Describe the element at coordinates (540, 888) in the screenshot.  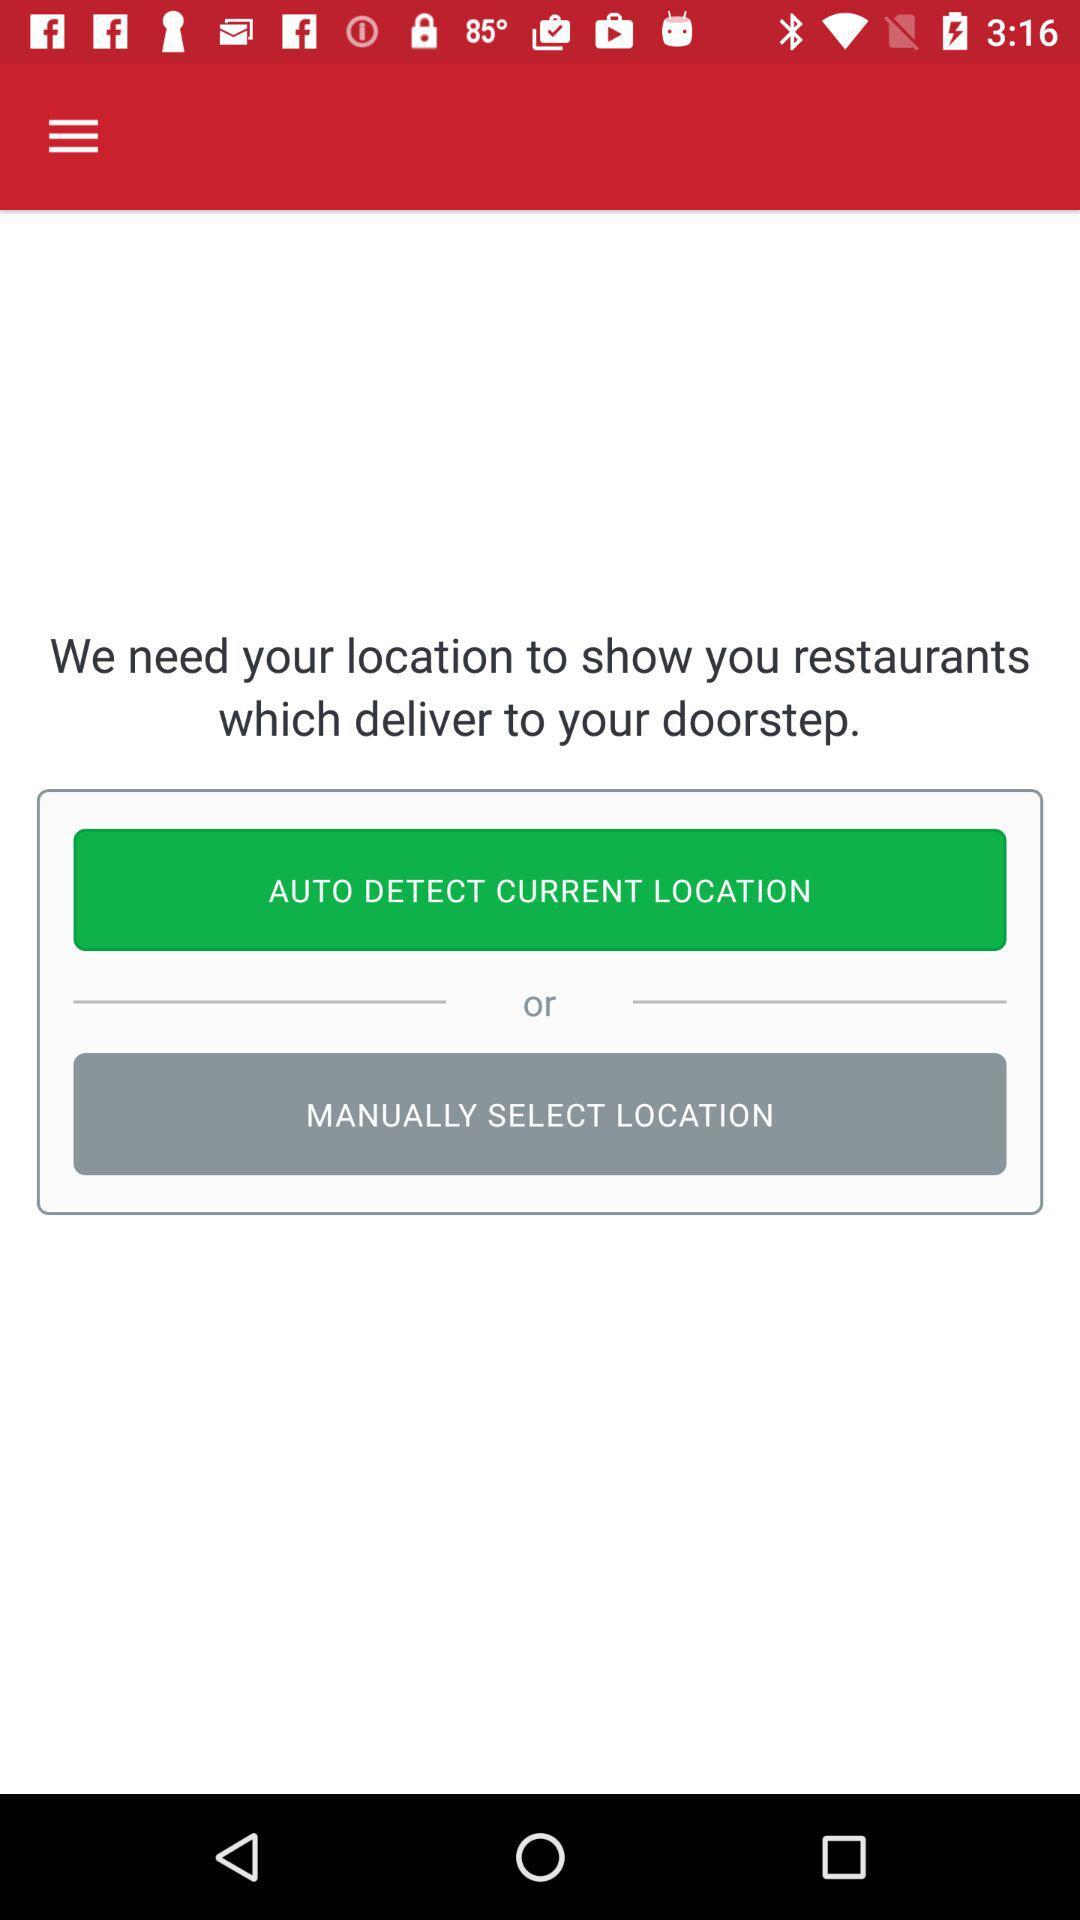
I see `auto detect current icon` at that location.